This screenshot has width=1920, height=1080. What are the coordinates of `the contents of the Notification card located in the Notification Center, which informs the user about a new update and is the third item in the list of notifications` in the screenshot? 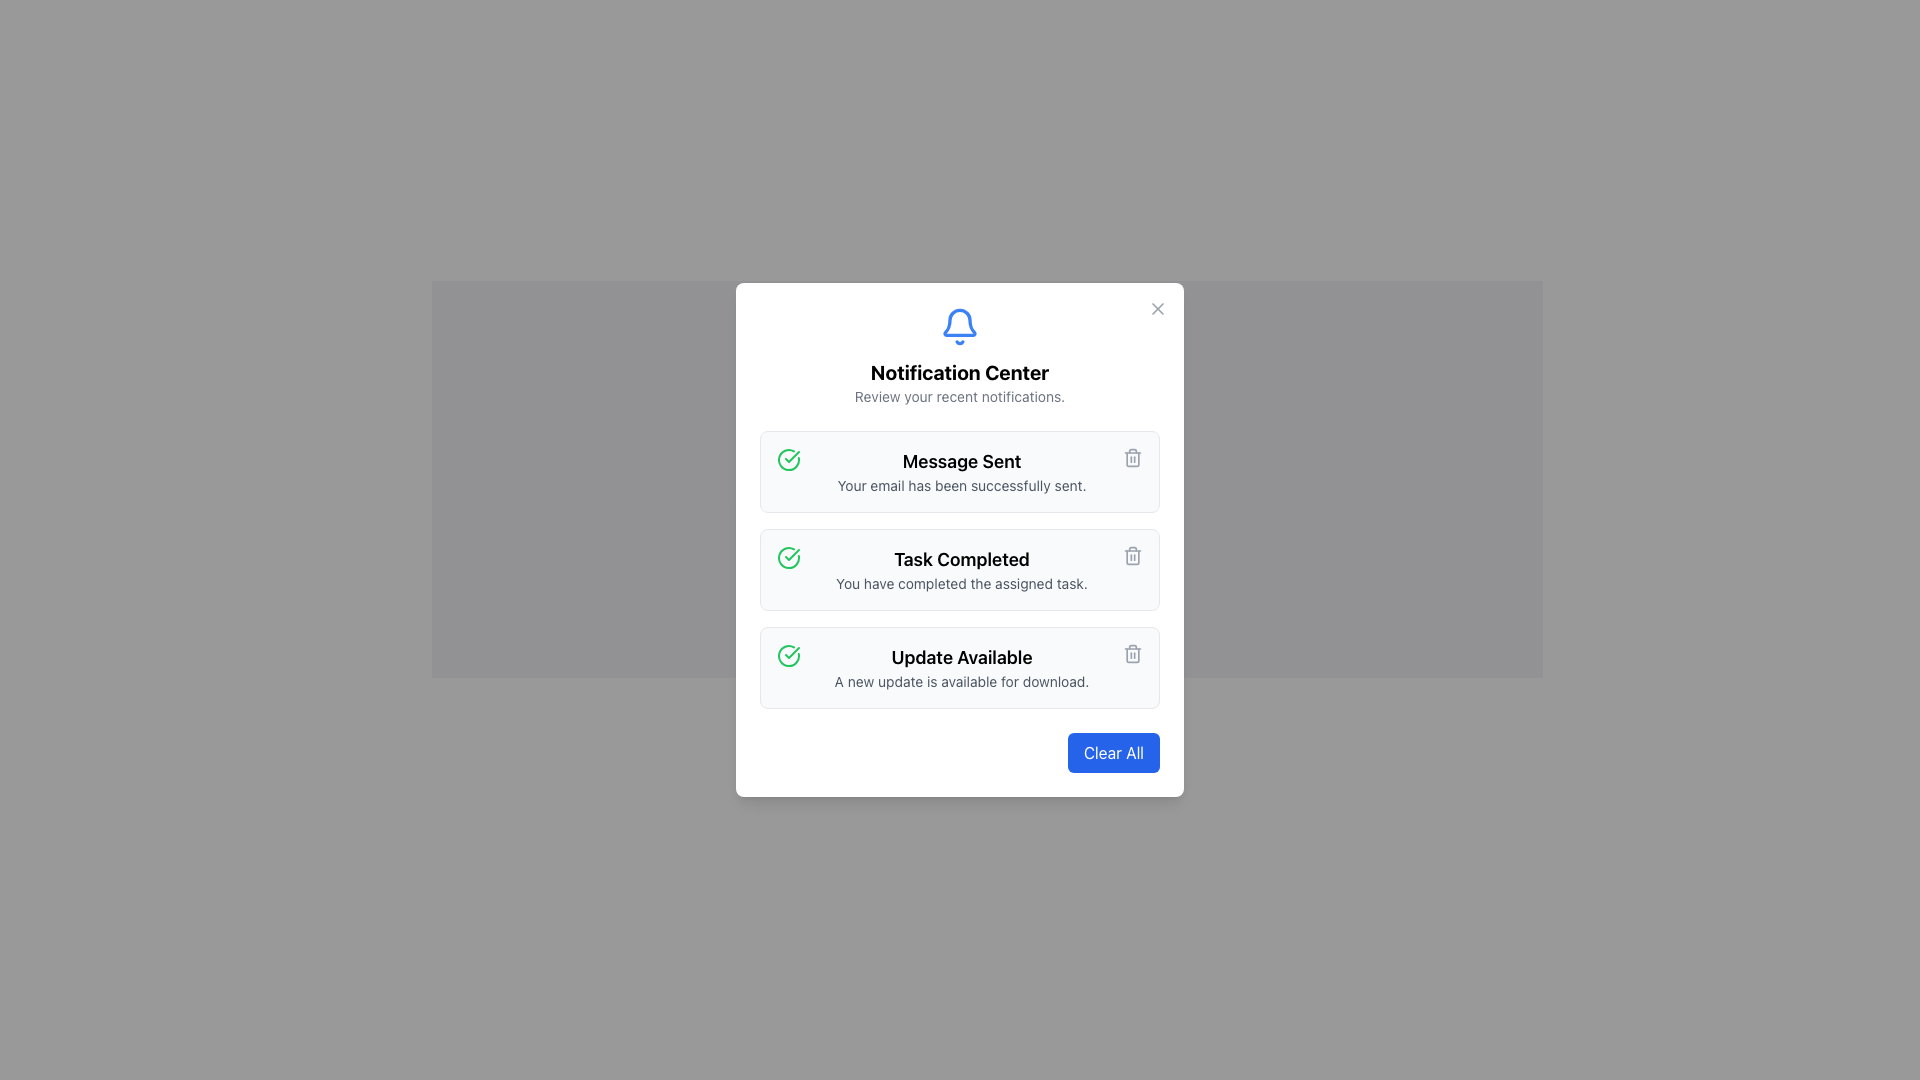 It's located at (960, 667).